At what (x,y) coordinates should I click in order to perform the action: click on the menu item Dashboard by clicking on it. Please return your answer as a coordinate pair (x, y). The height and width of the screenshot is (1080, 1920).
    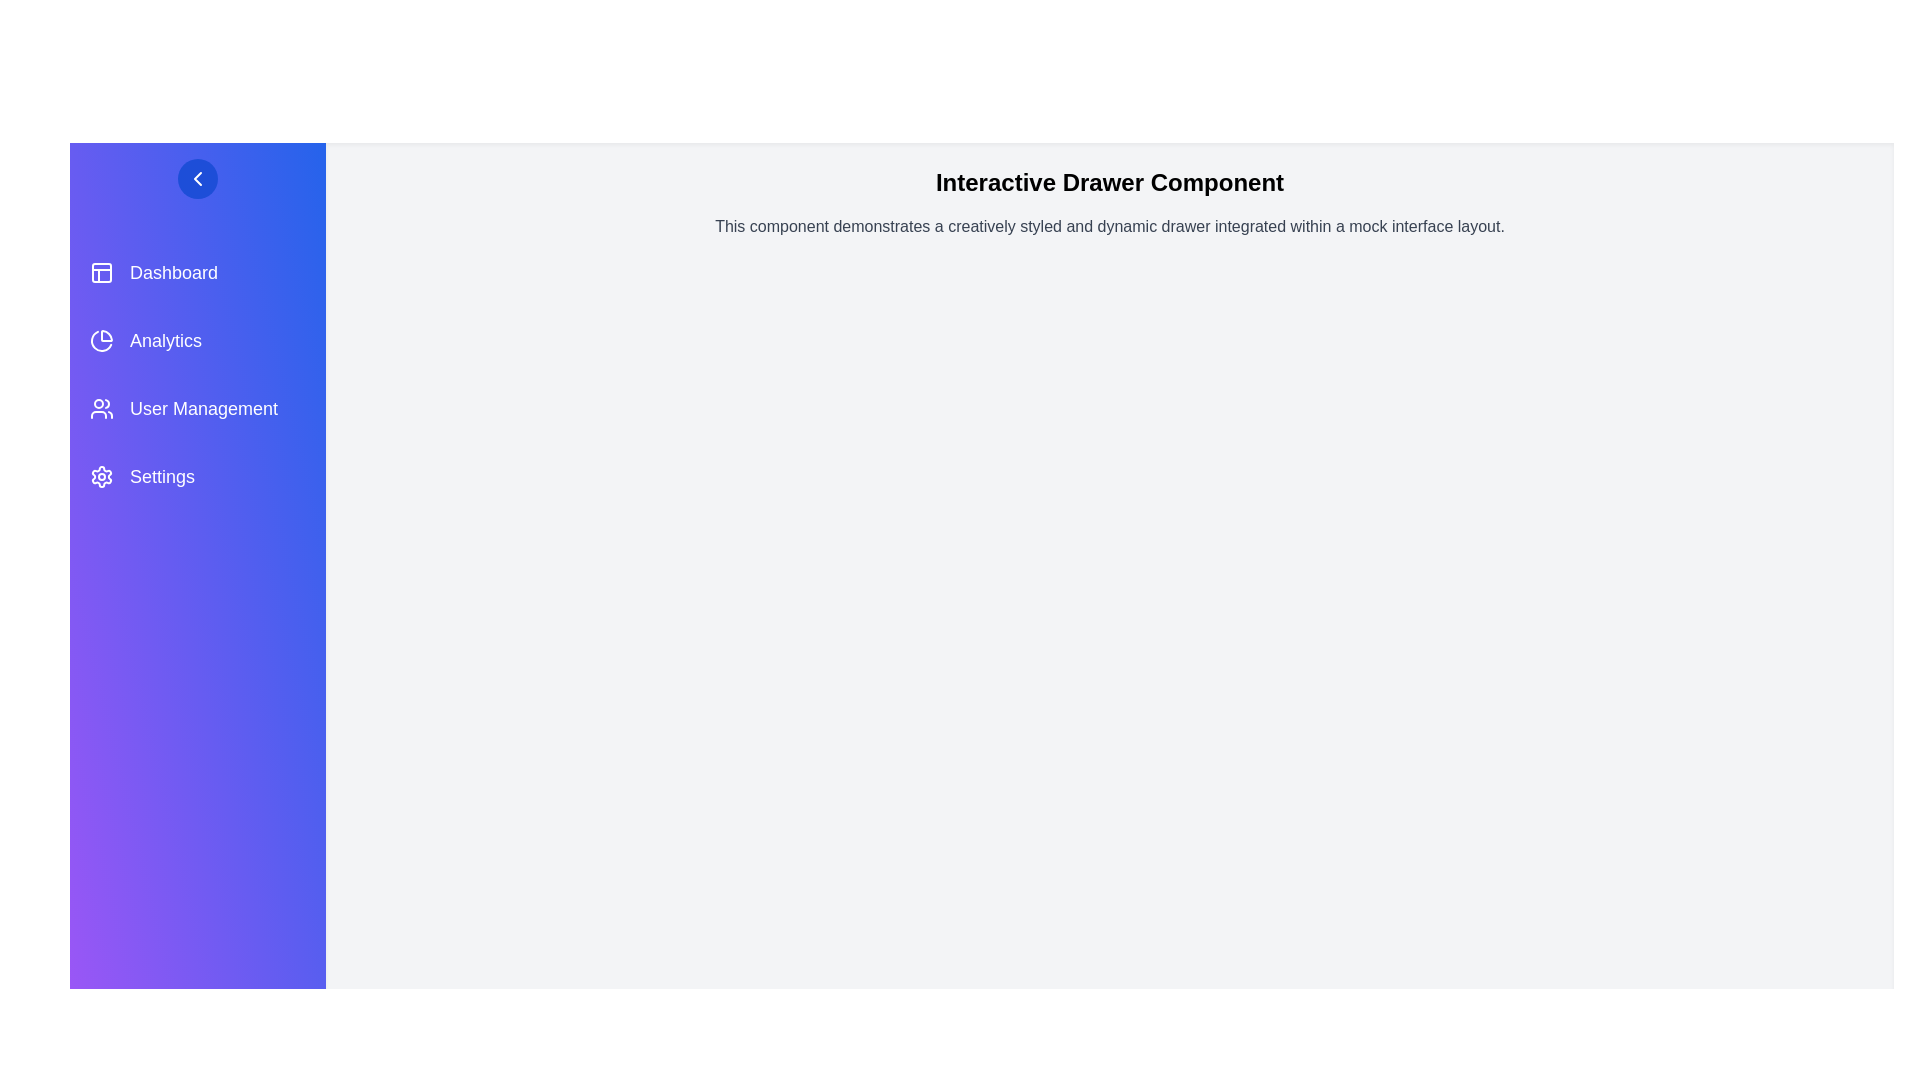
    Looking at the image, I should click on (197, 273).